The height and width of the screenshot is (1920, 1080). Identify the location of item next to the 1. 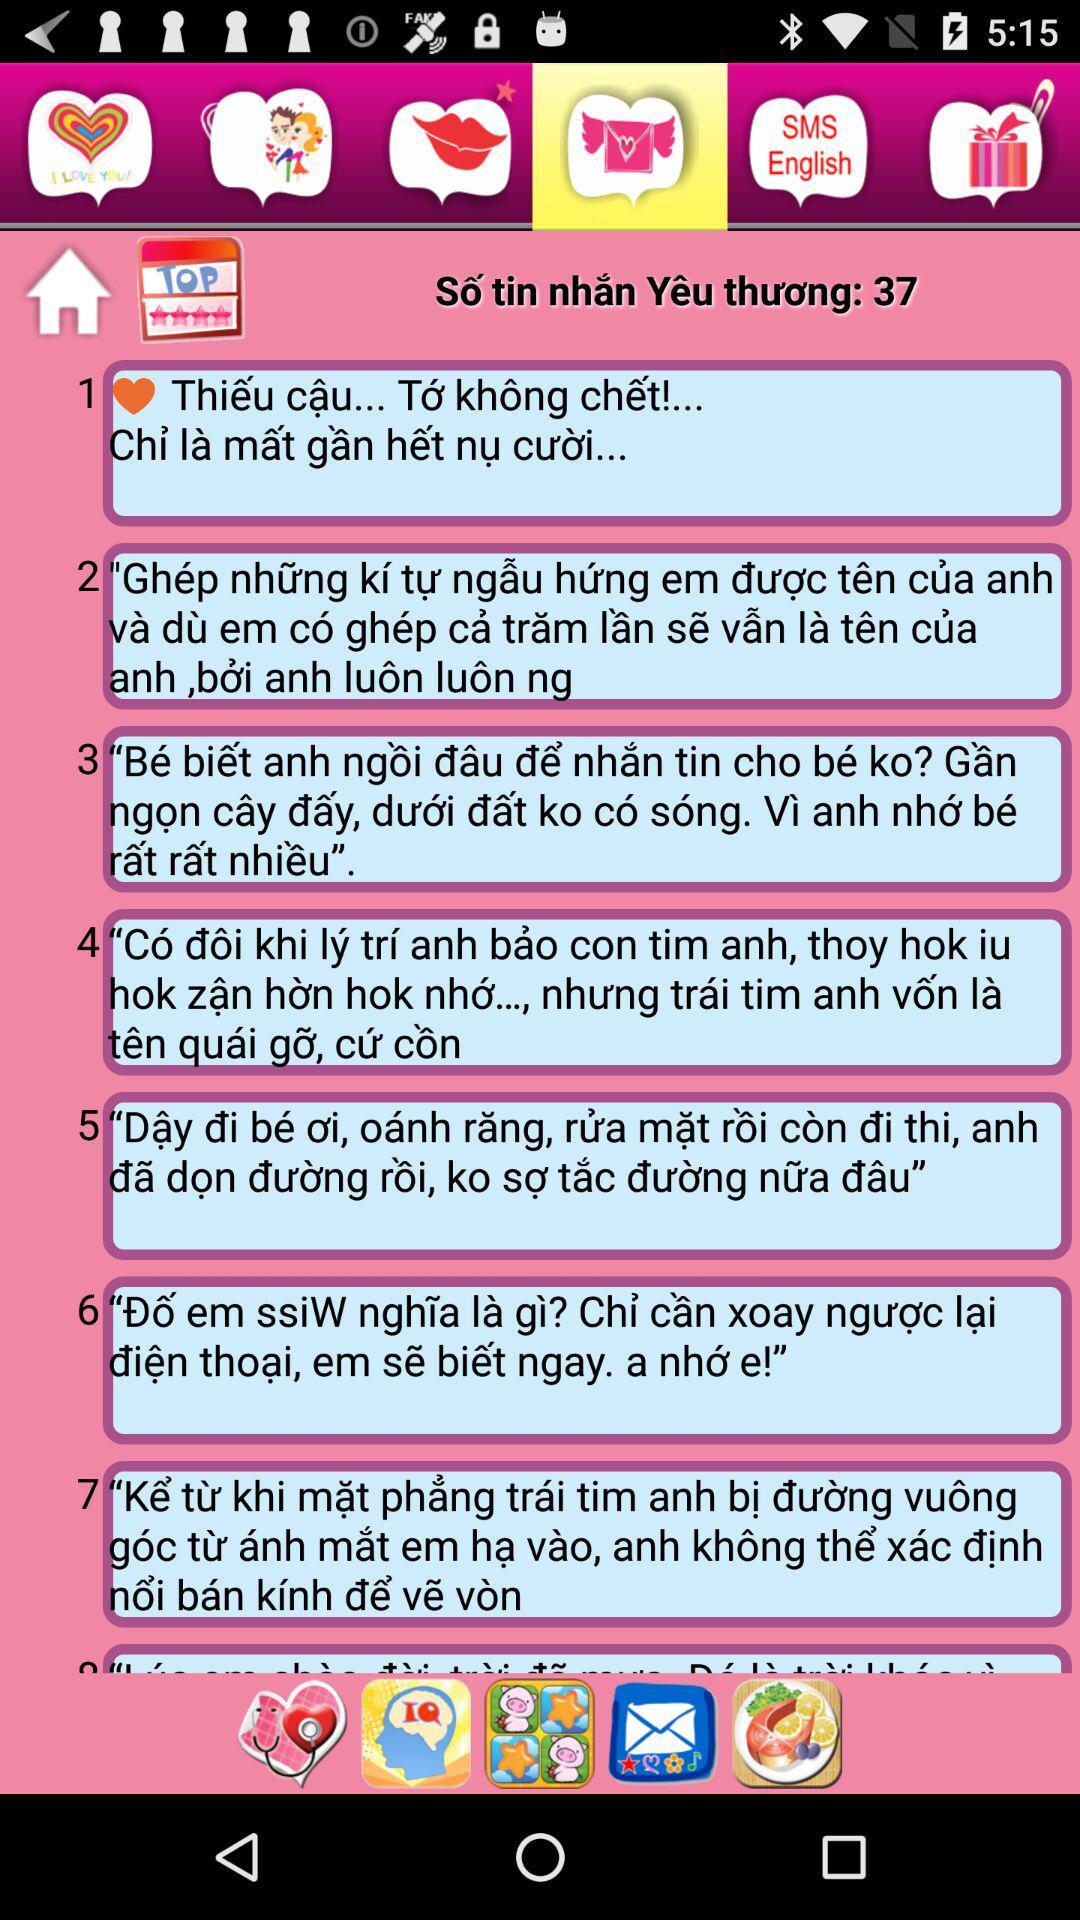
(586, 442).